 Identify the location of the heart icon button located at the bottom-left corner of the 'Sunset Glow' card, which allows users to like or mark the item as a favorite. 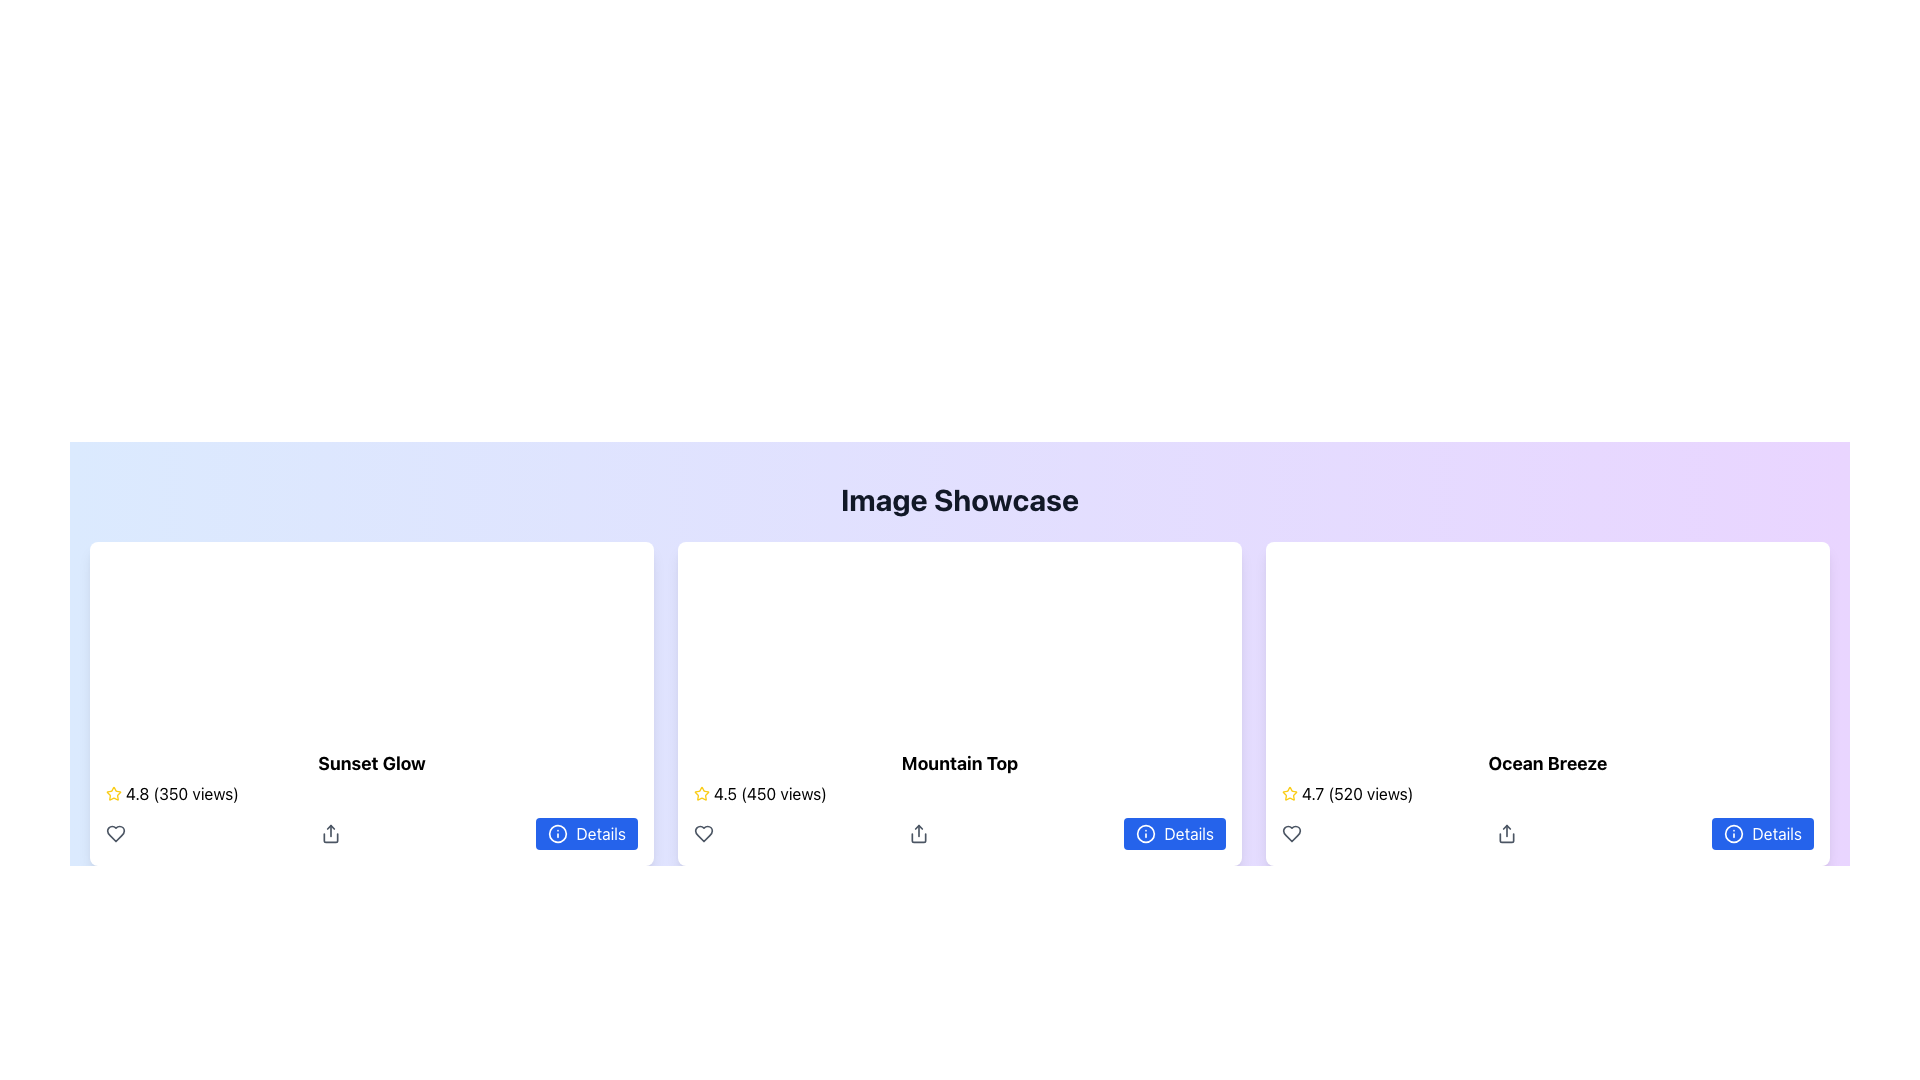
(114, 833).